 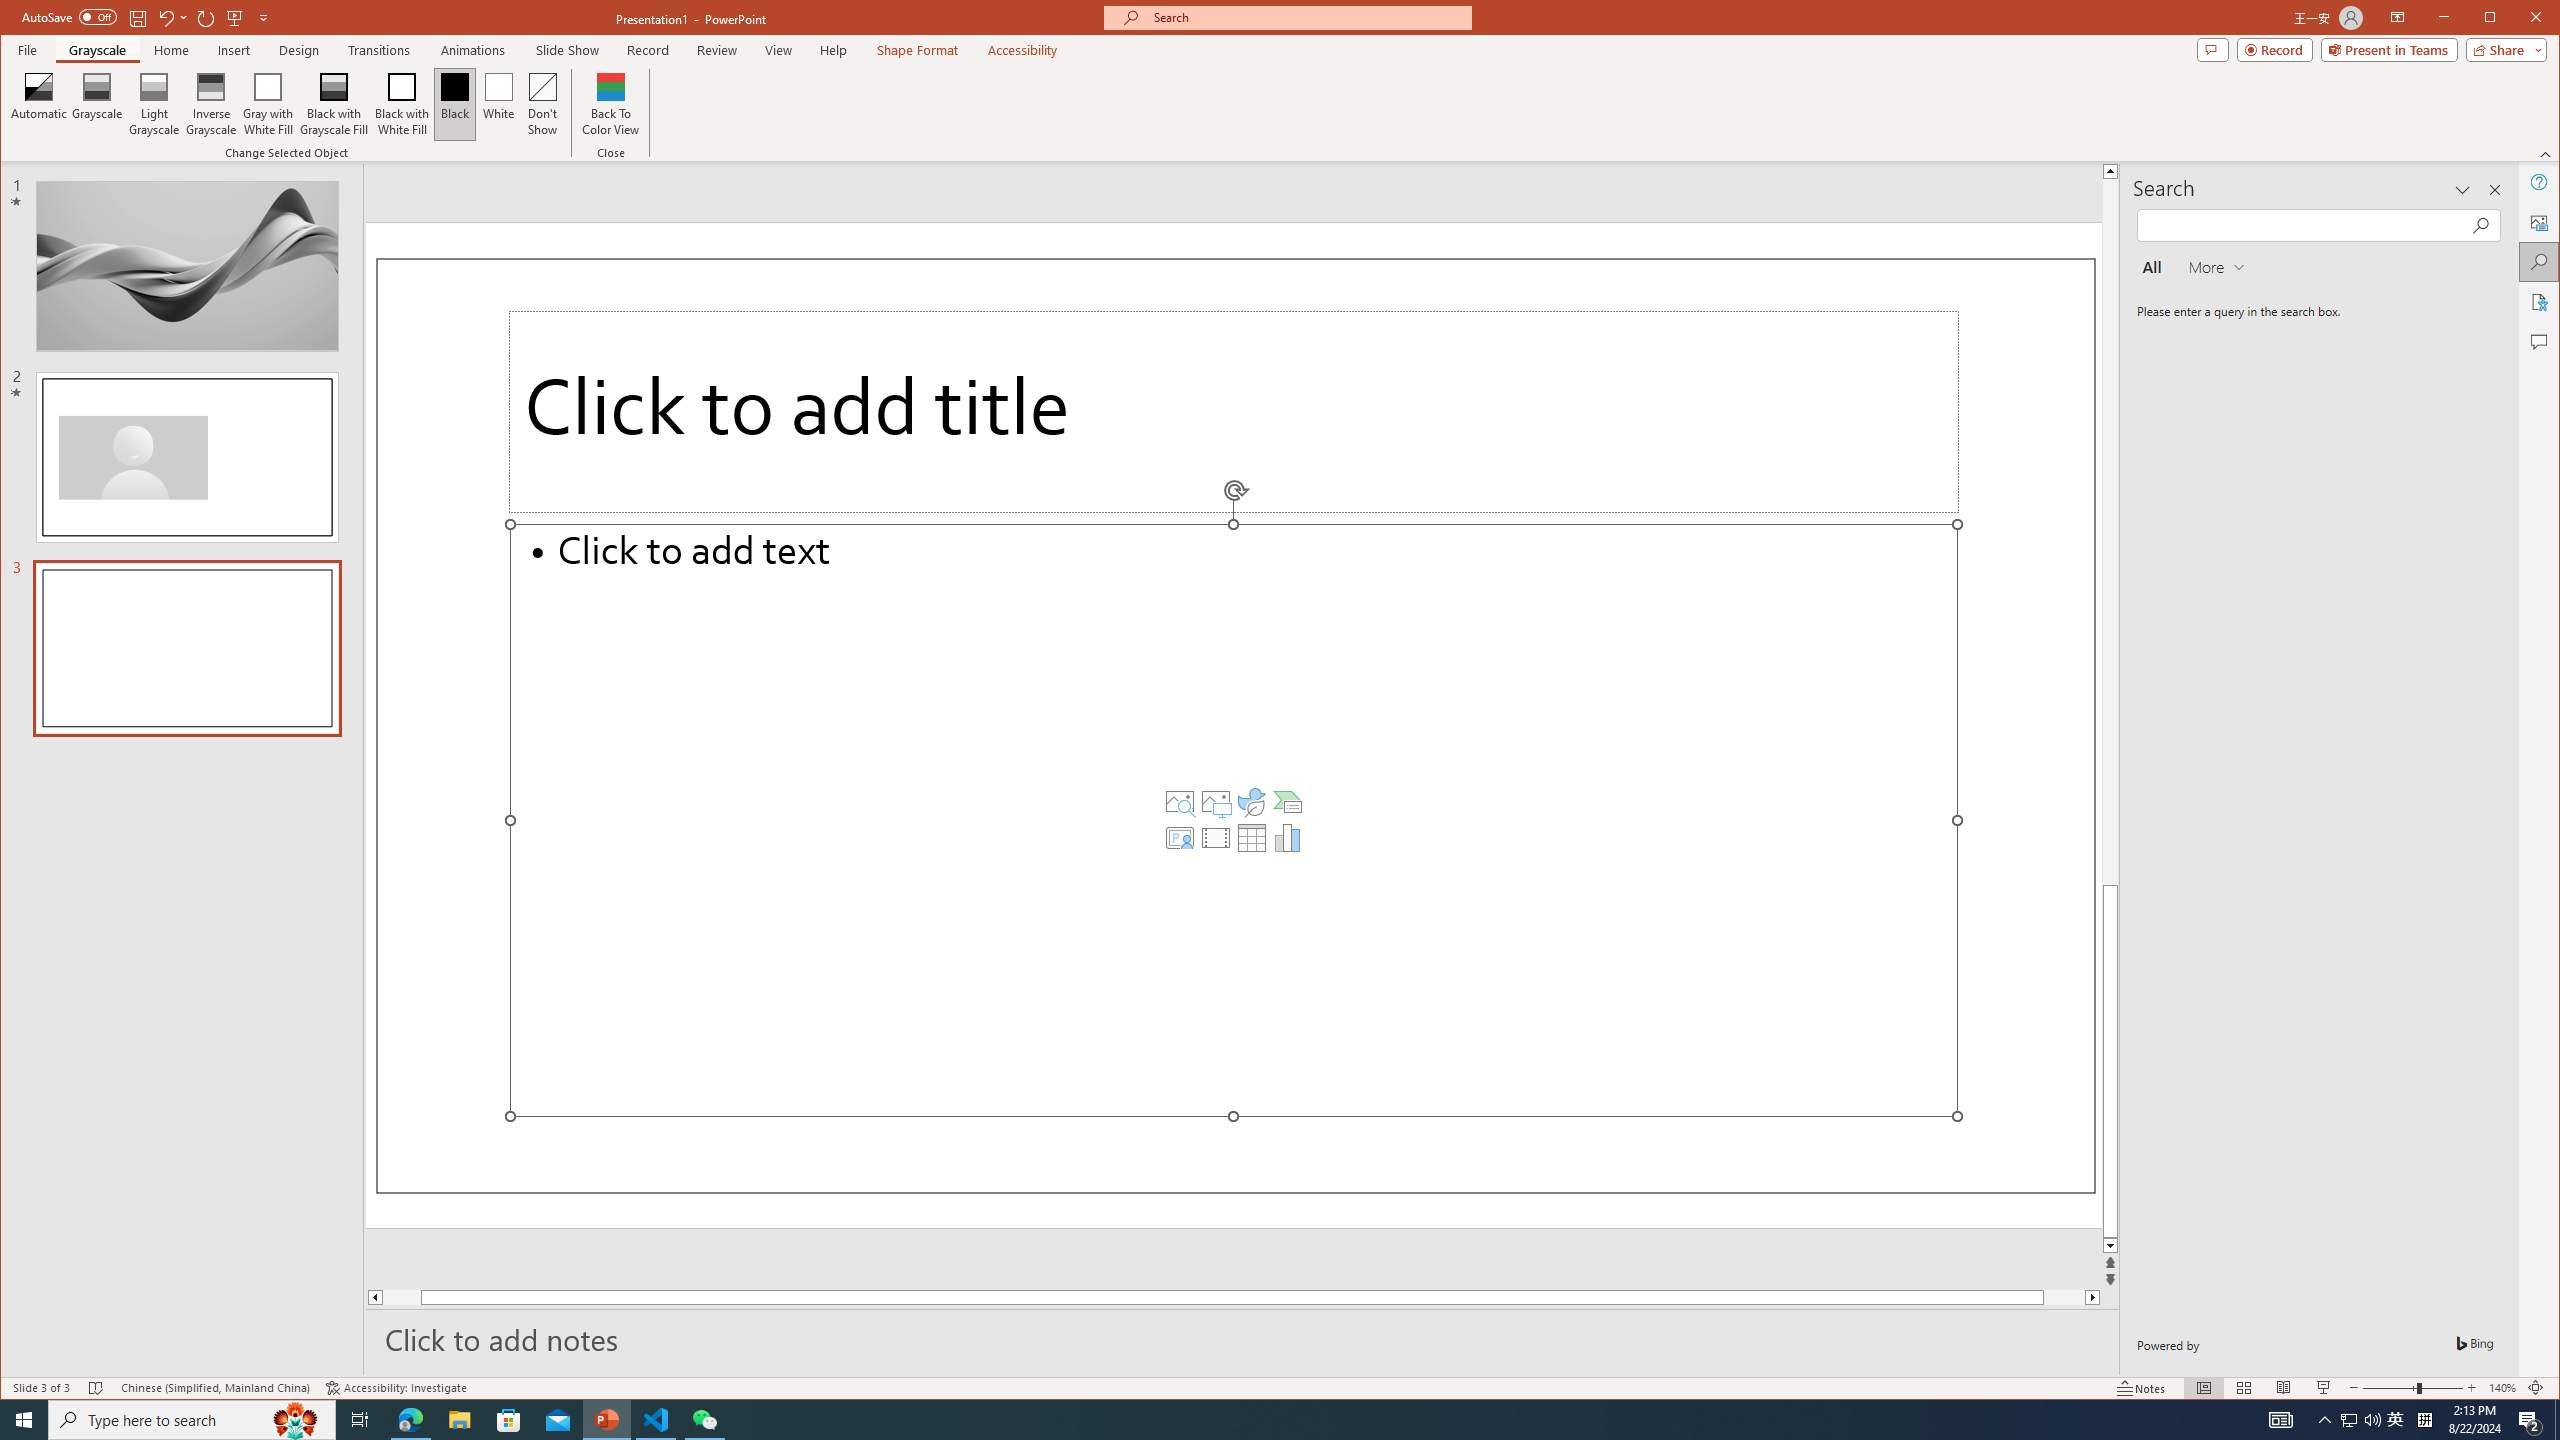 I want to click on 'Back To Color View', so click(x=611, y=103).